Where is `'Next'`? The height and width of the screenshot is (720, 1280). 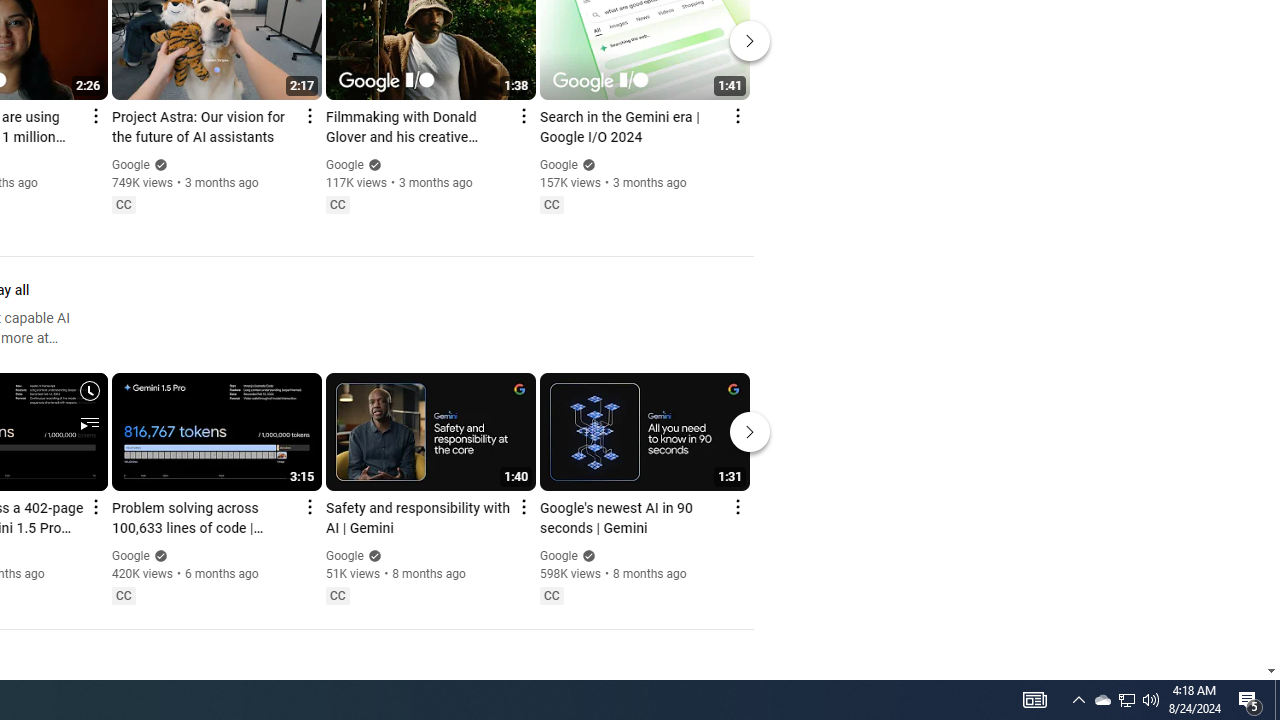
'Next' is located at coordinates (749, 431).